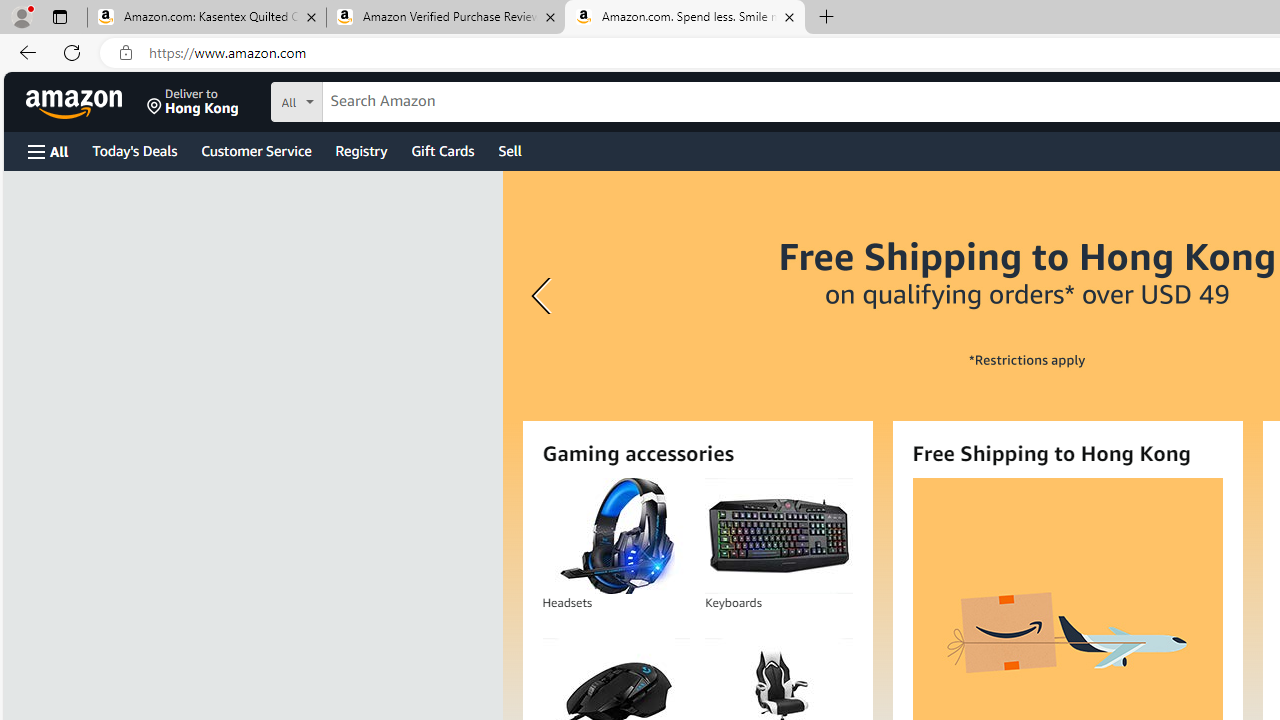  Describe the element at coordinates (510, 149) in the screenshot. I see `'Sell'` at that location.